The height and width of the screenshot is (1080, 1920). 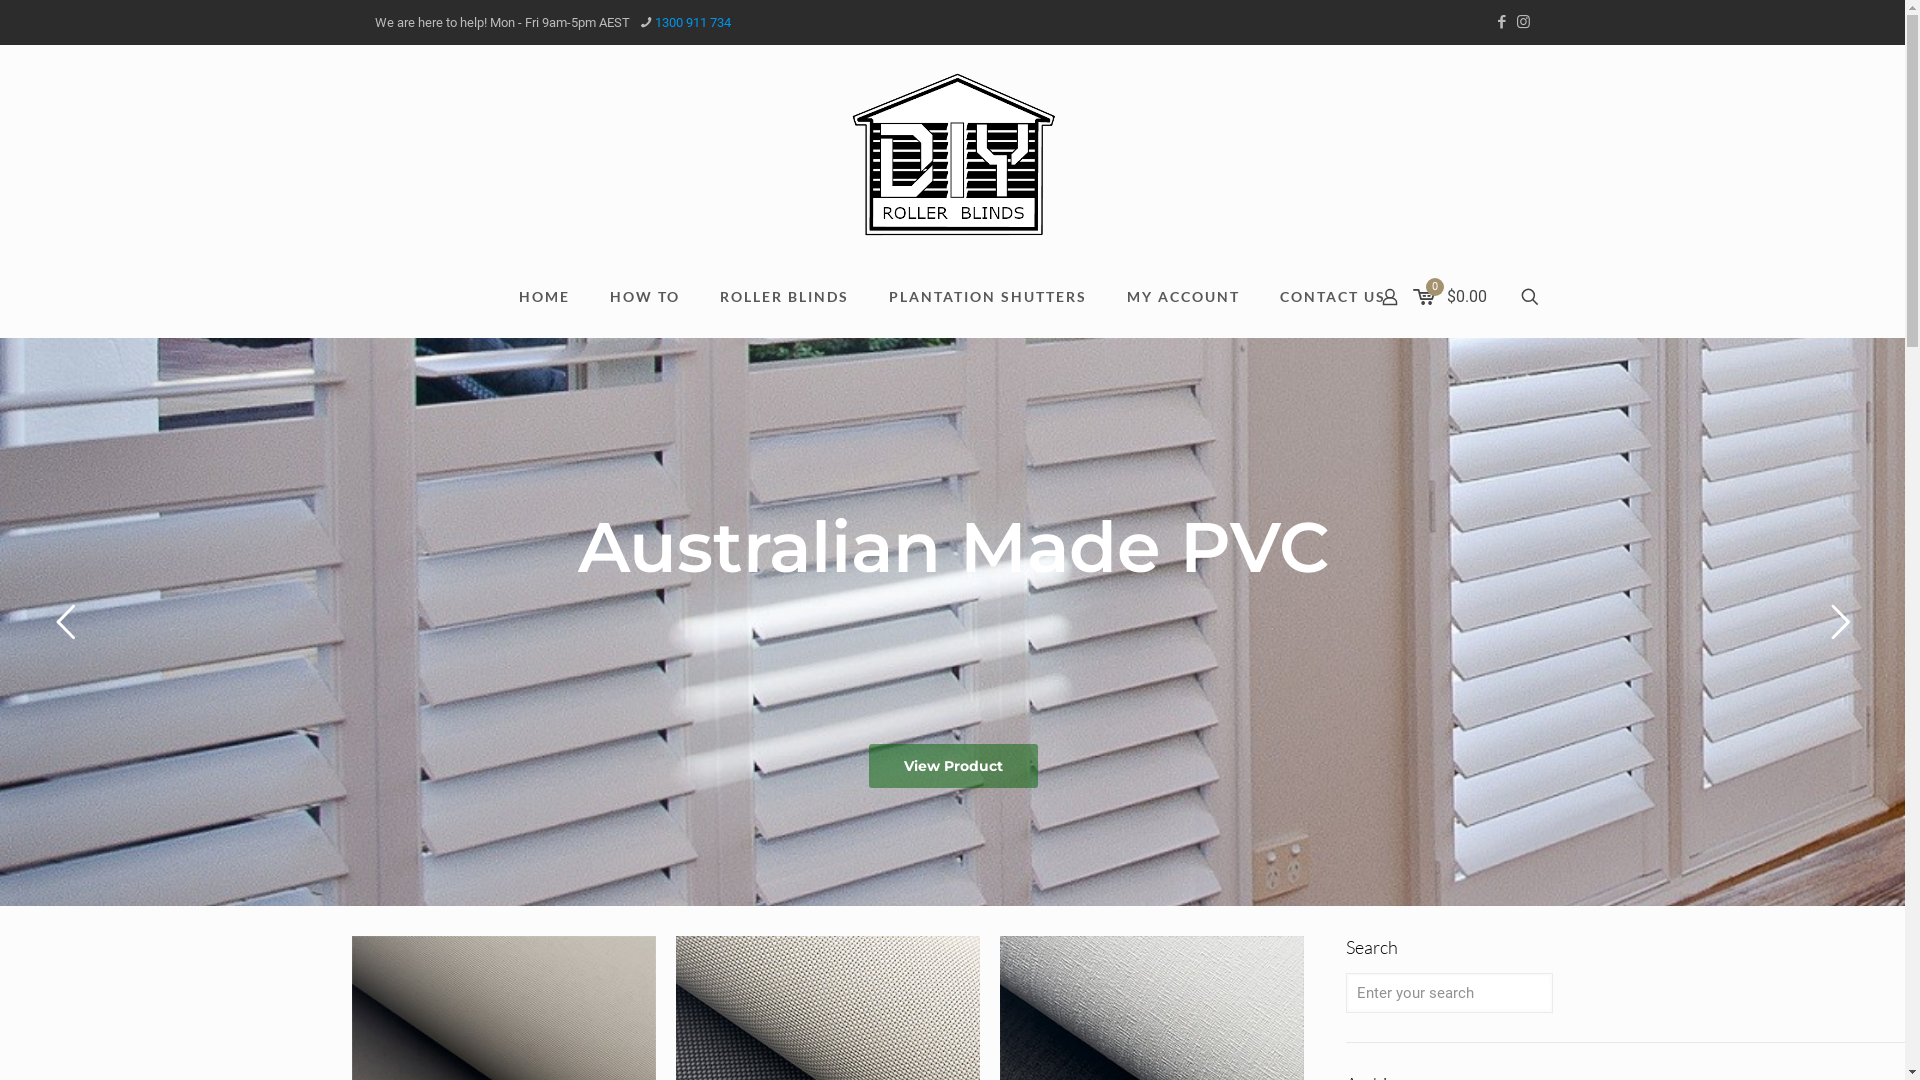 I want to click on 'HOW TO', so click(x=589, y=297).